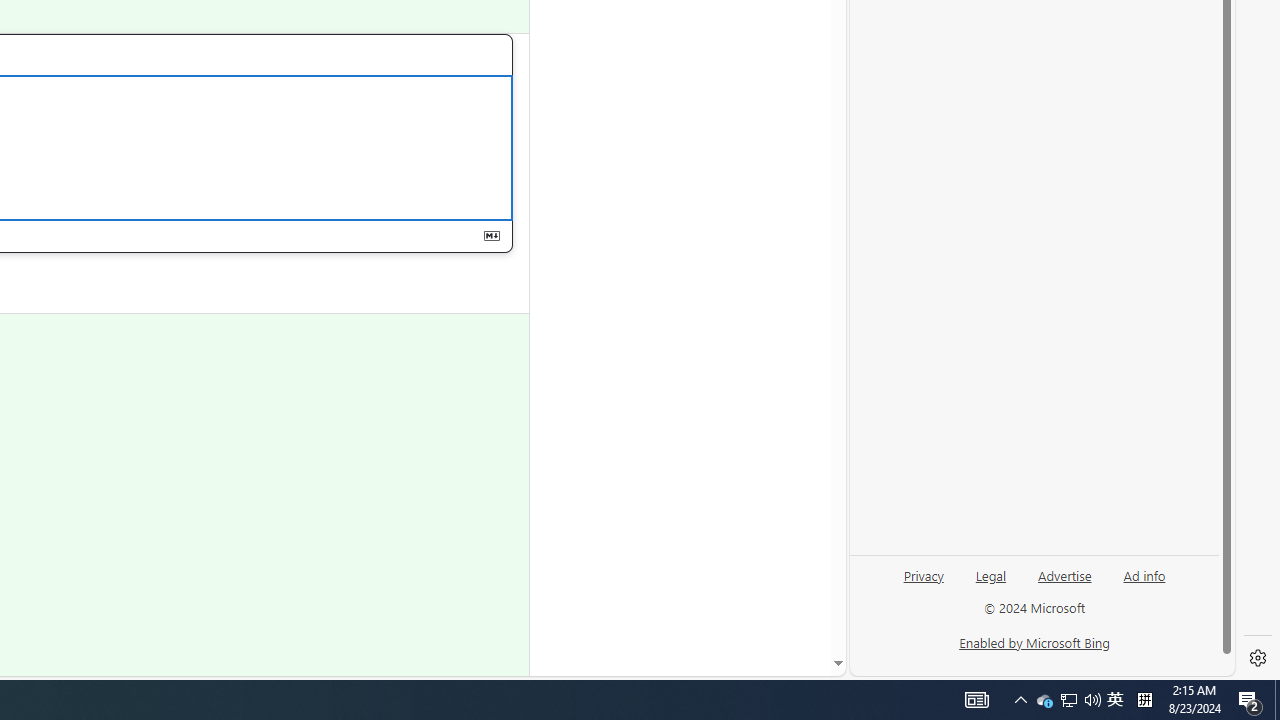  Describe the element at coordinates (491, 235) in the screenshot. I see `'Class: s16 gl-icon gl-button-icon '` at that location.